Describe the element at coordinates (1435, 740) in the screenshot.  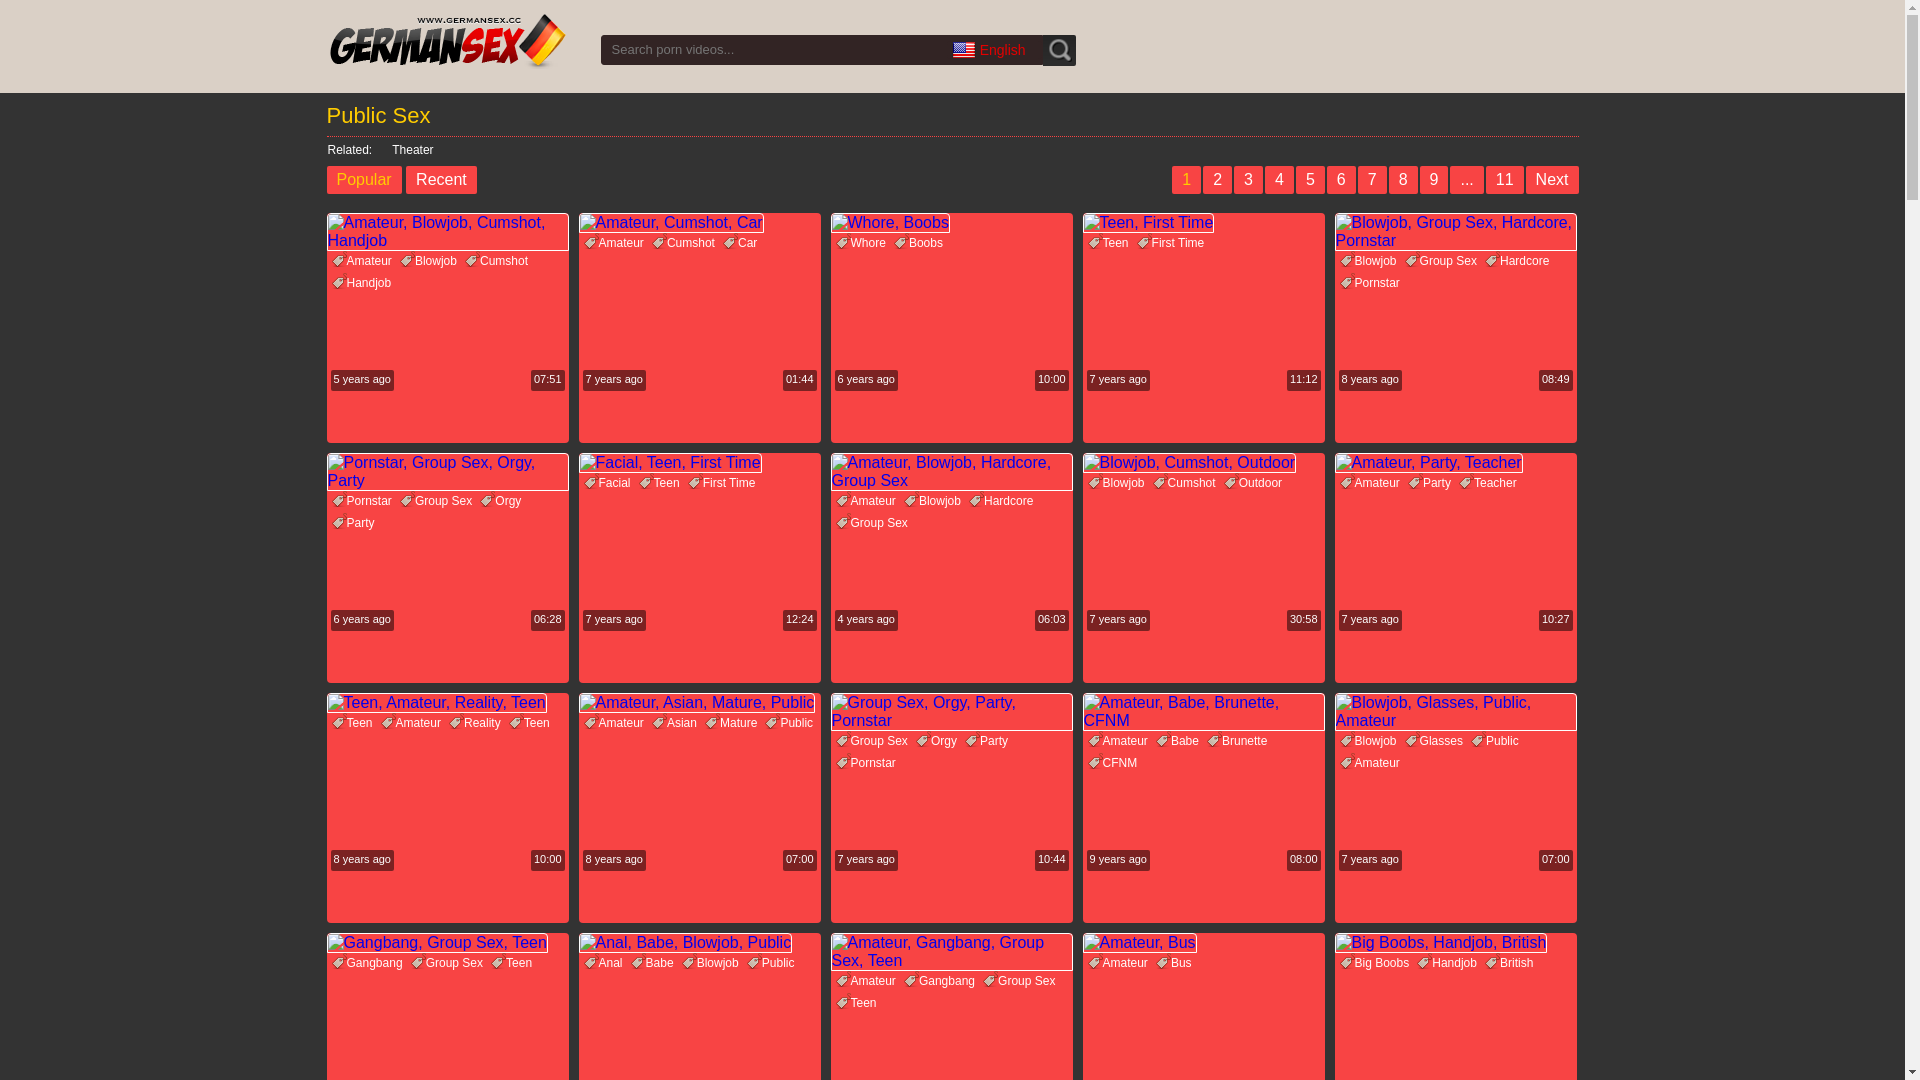
I see `'Glasses'` at that location.